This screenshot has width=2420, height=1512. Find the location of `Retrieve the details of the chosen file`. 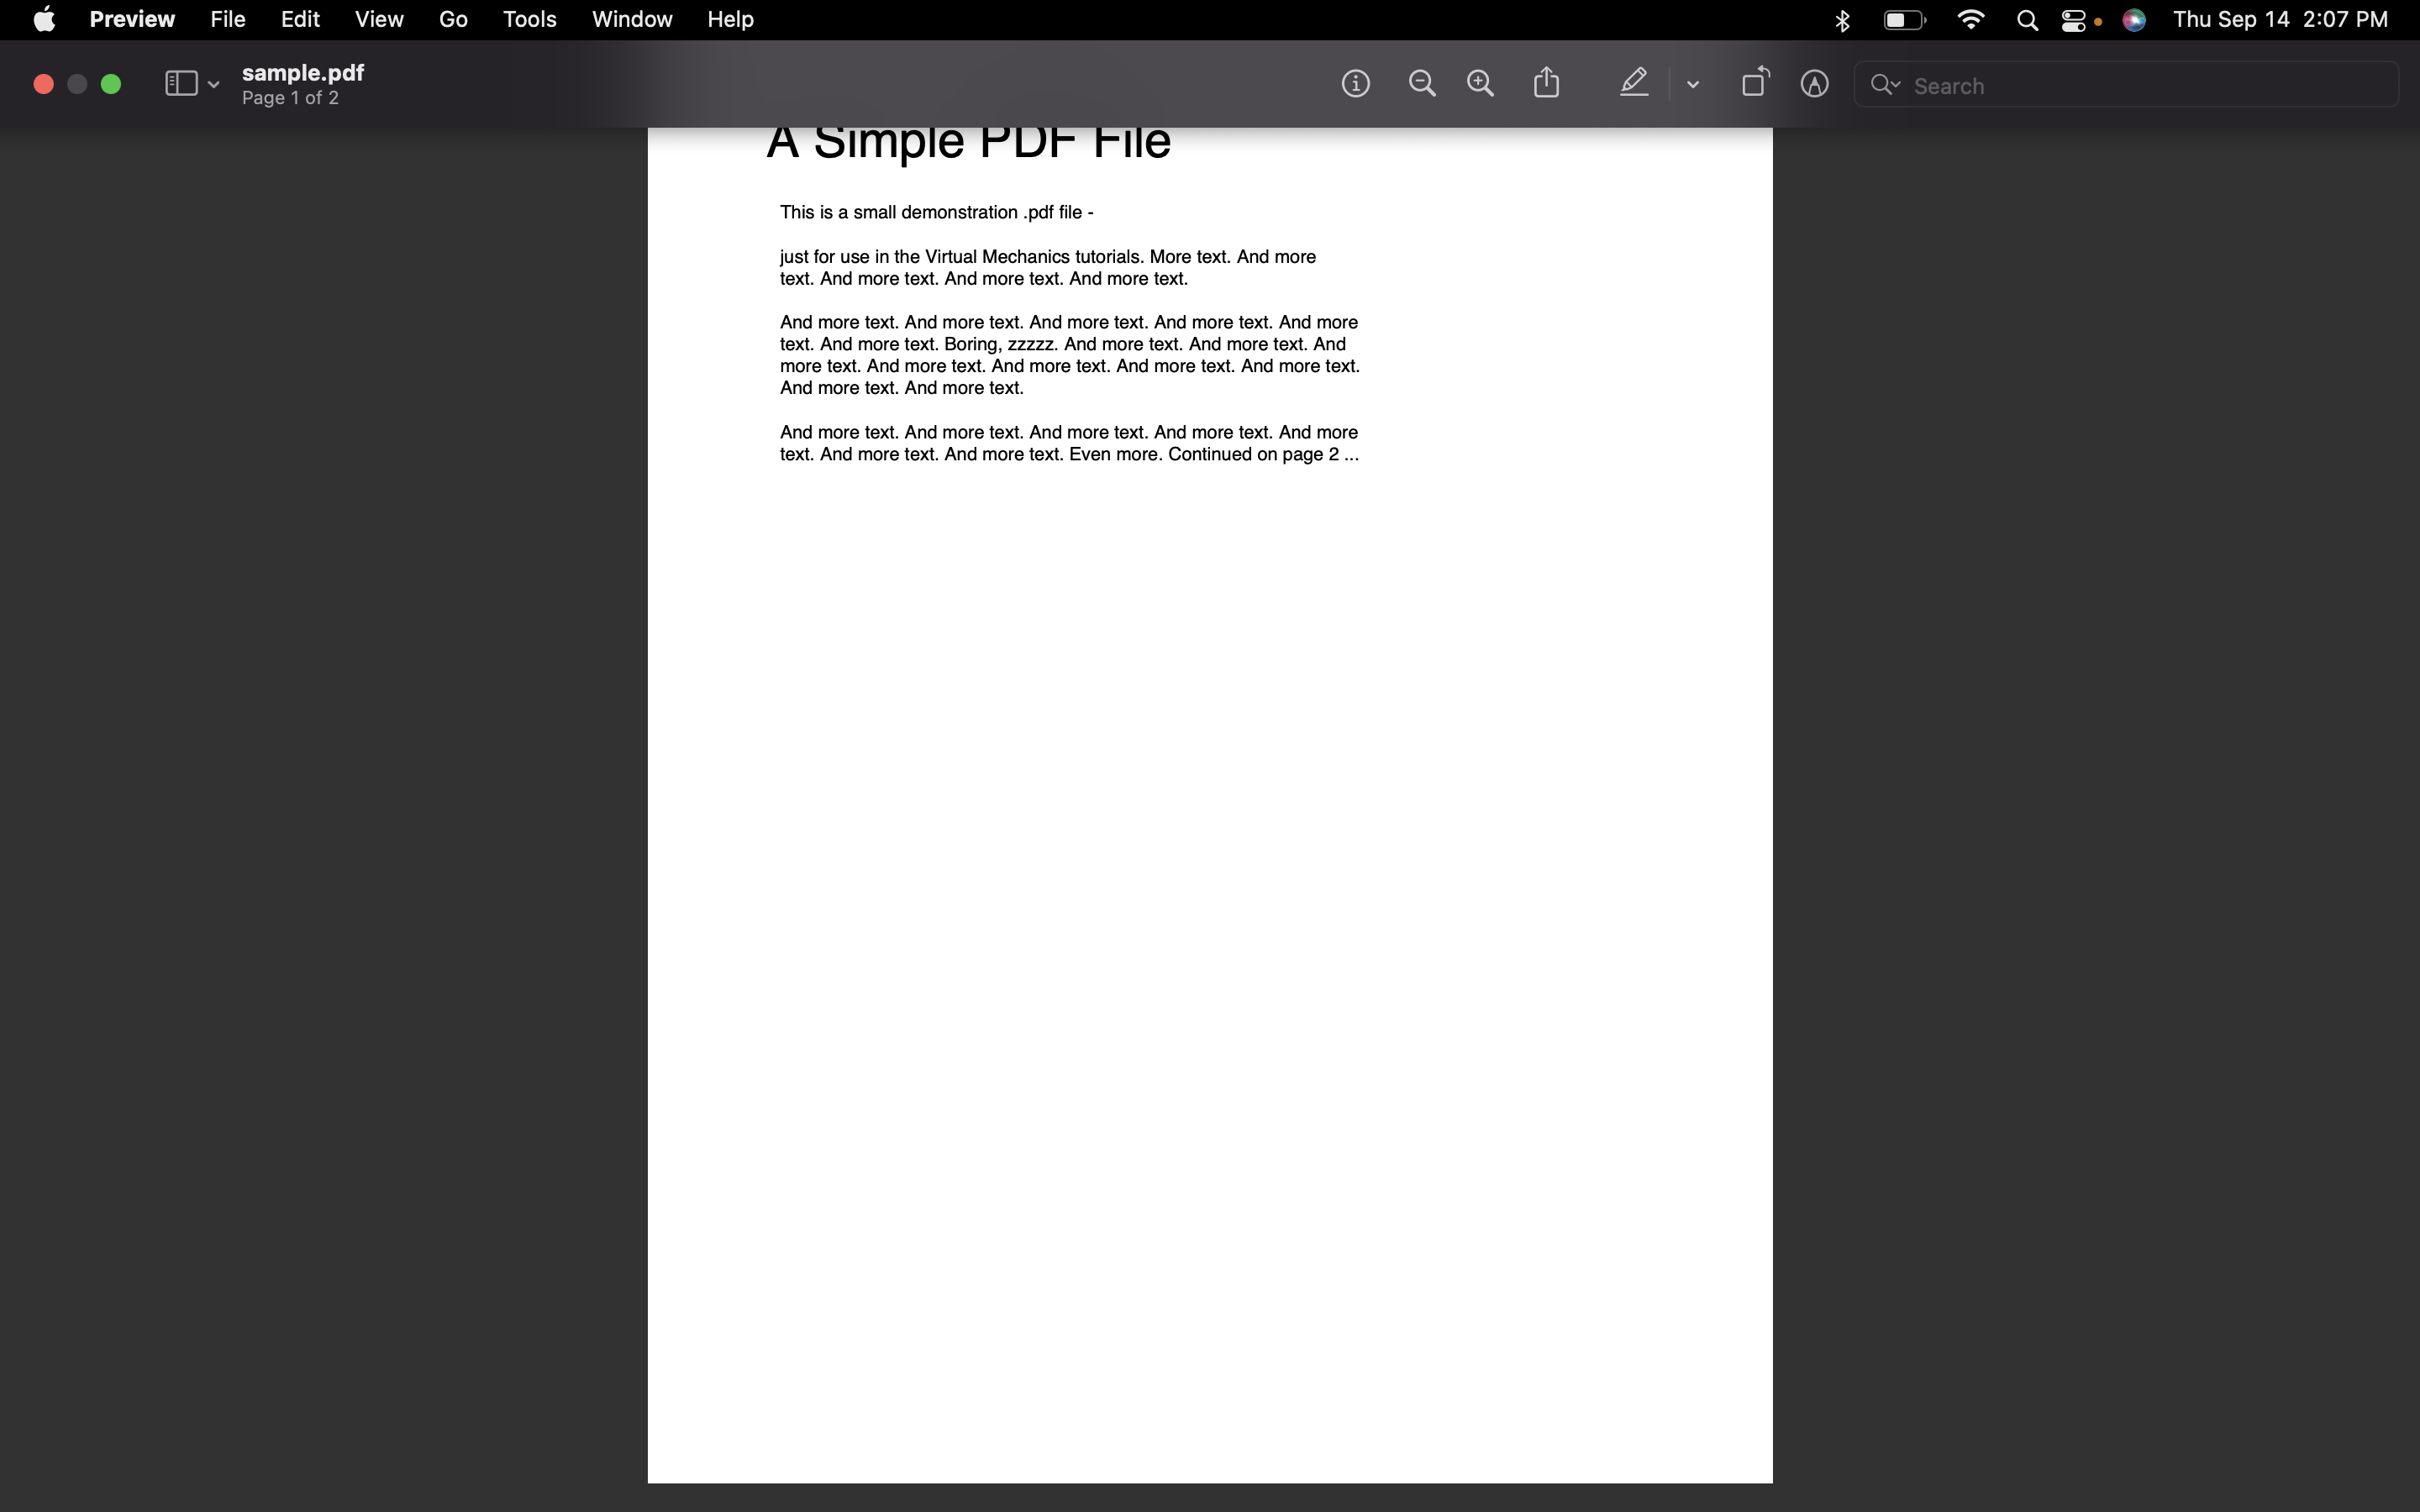

Retrieve the details of the chosen file is located at coordinates (230, 18).